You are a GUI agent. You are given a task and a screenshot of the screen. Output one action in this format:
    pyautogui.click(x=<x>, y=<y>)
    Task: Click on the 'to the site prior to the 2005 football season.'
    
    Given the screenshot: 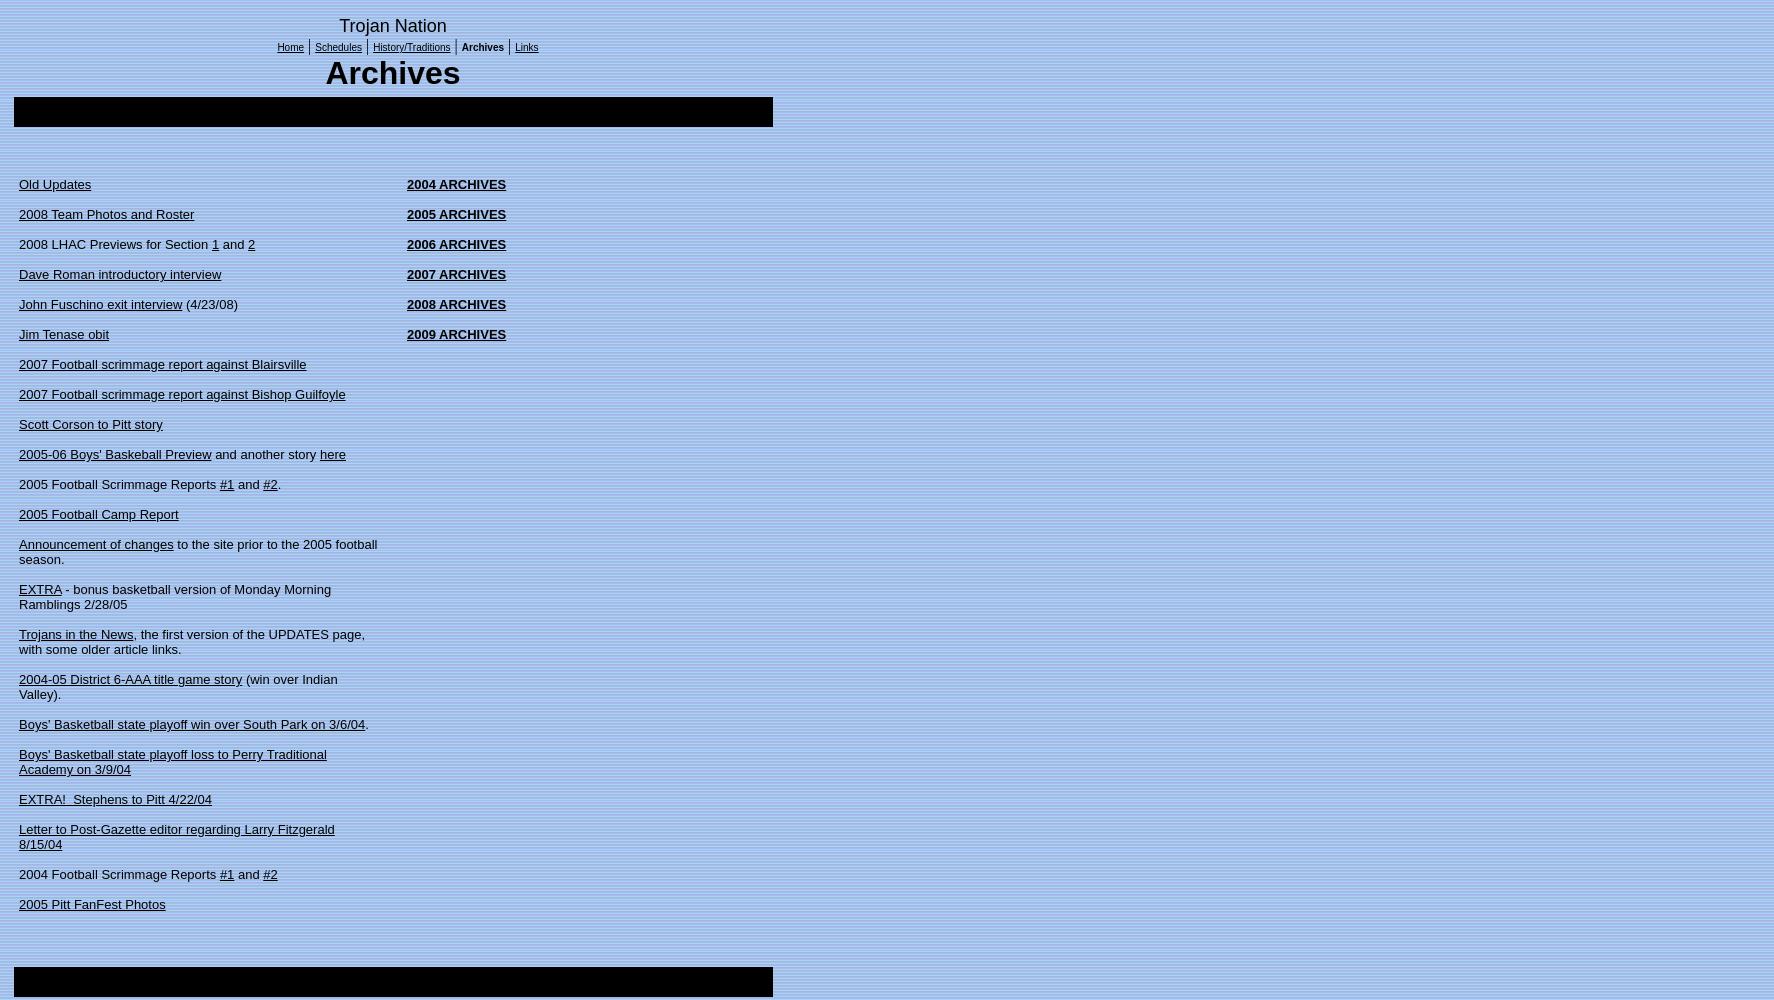 What is the action you would take?
    pyautogui.click(x=196, y=552)
    